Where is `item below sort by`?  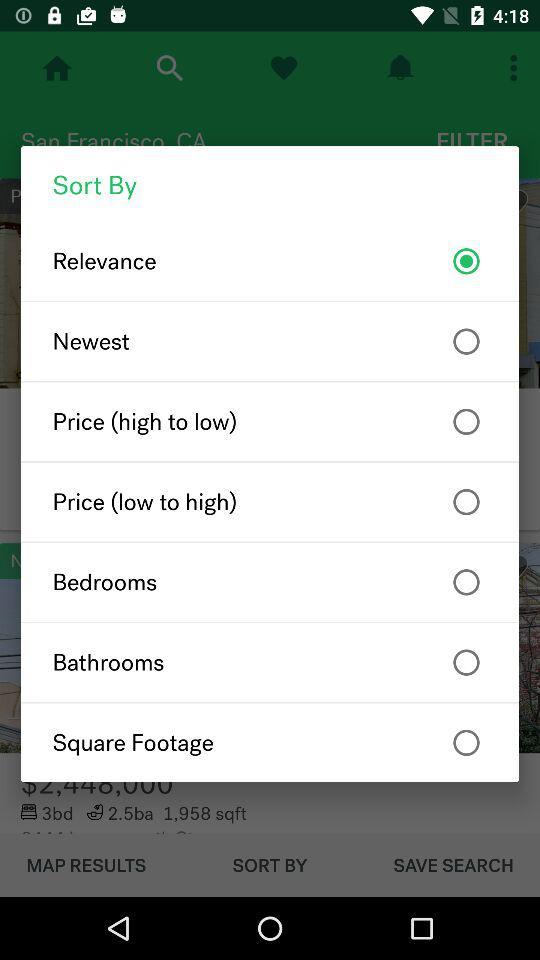
item below sort by is located at coordinates (270, 260).